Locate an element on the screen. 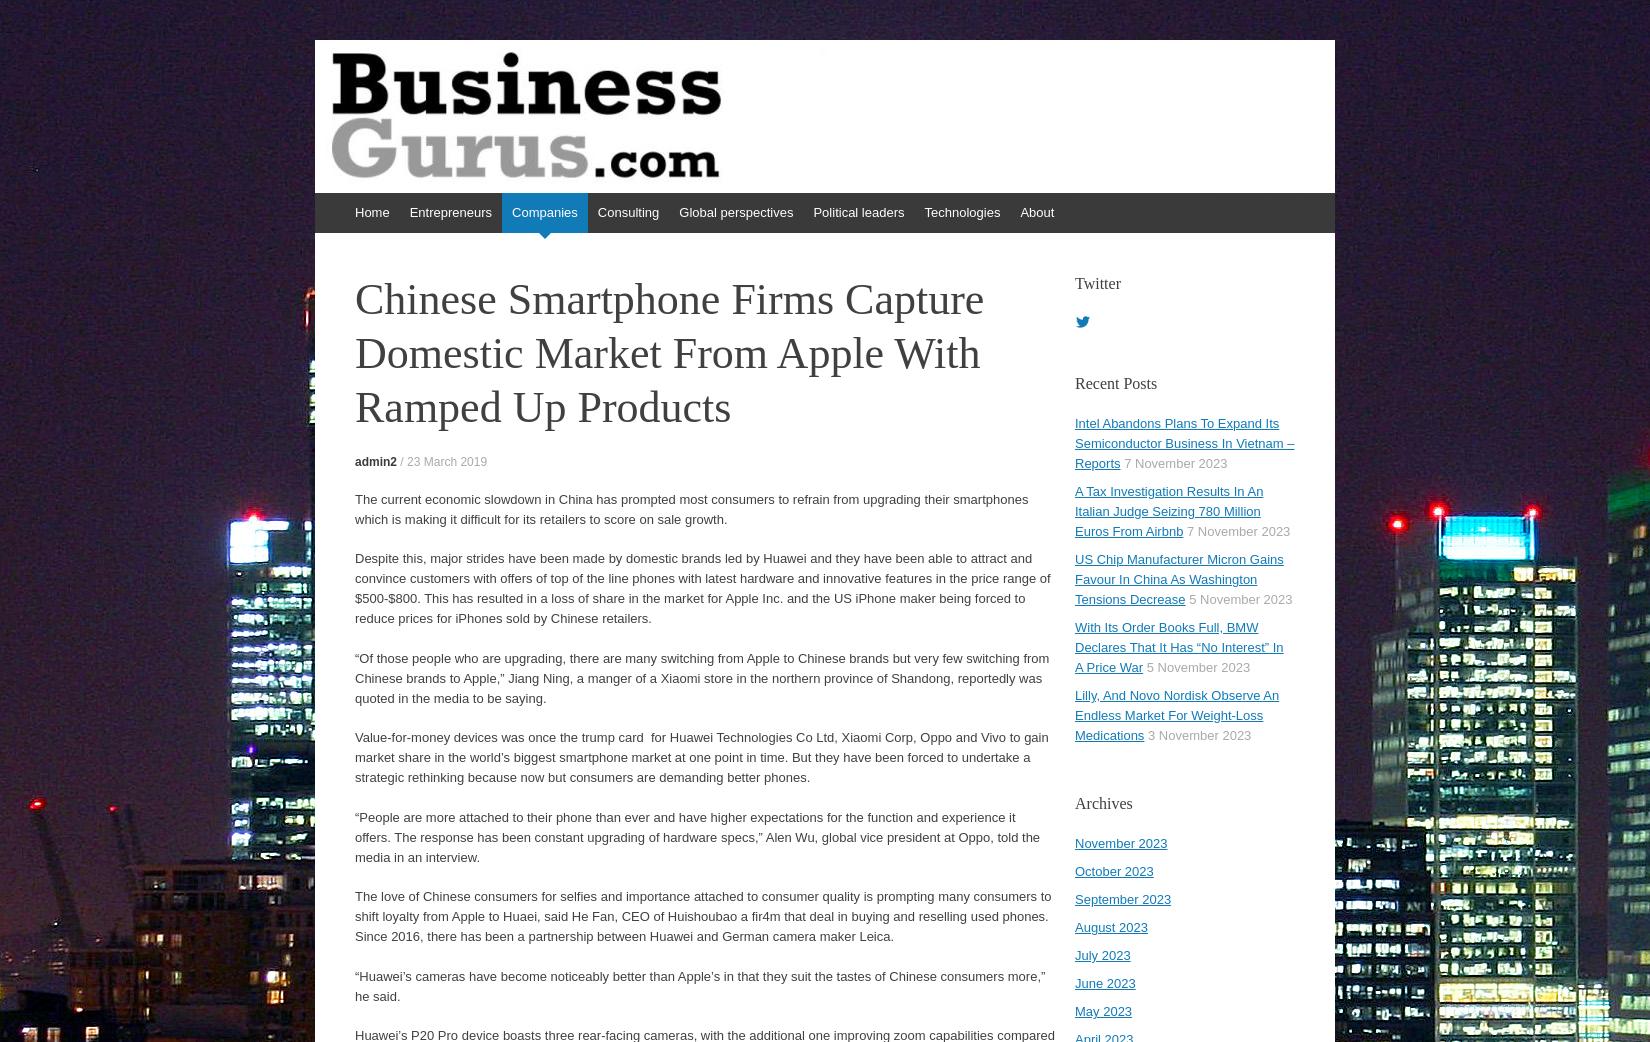 Image resolution: width=1650 pixels, height=1042 pixels. 'Intel Abandons Plans To Expand Its Semiconductor Business In Vietnam – Reports' is located at coordinates (1184, 443).